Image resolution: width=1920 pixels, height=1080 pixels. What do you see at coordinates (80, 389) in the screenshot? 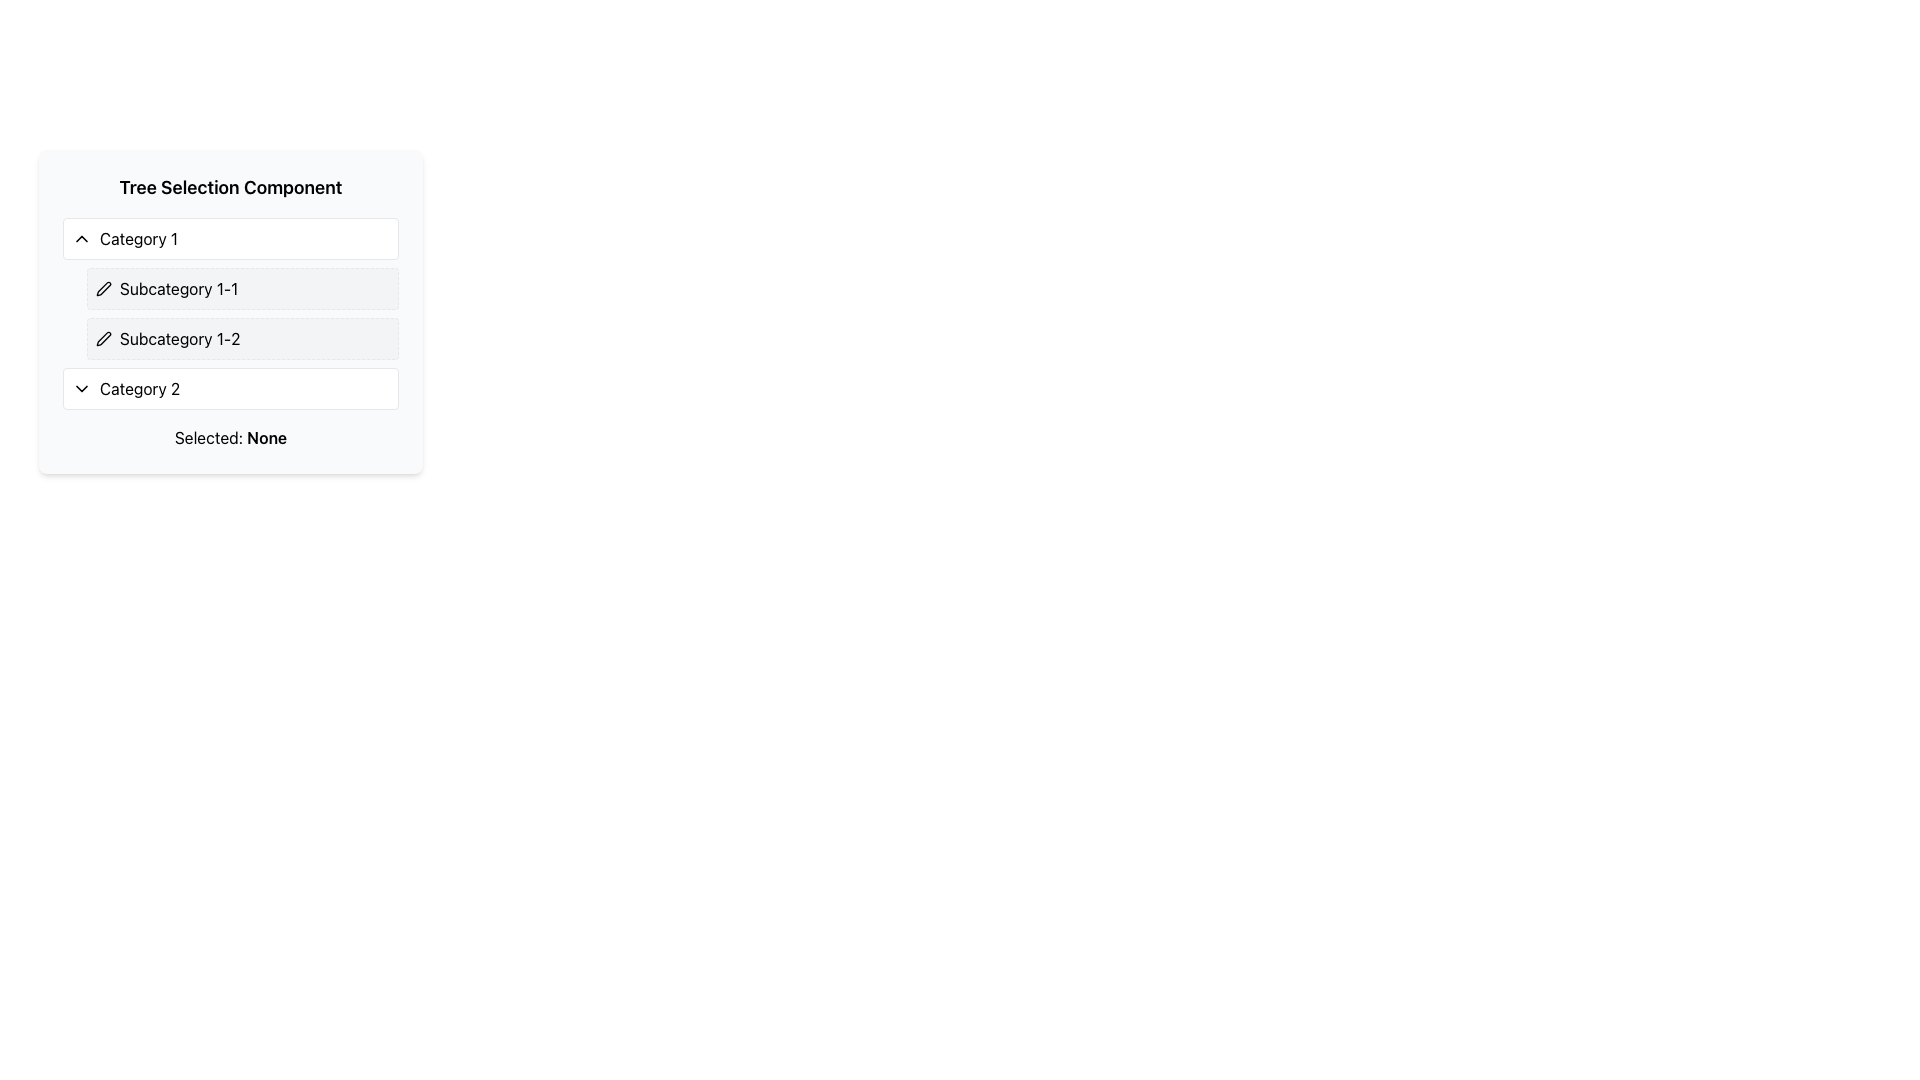
I see `the downward-facing chevron icon next to the 'Category 2' button` at bounding box center [80, 389].